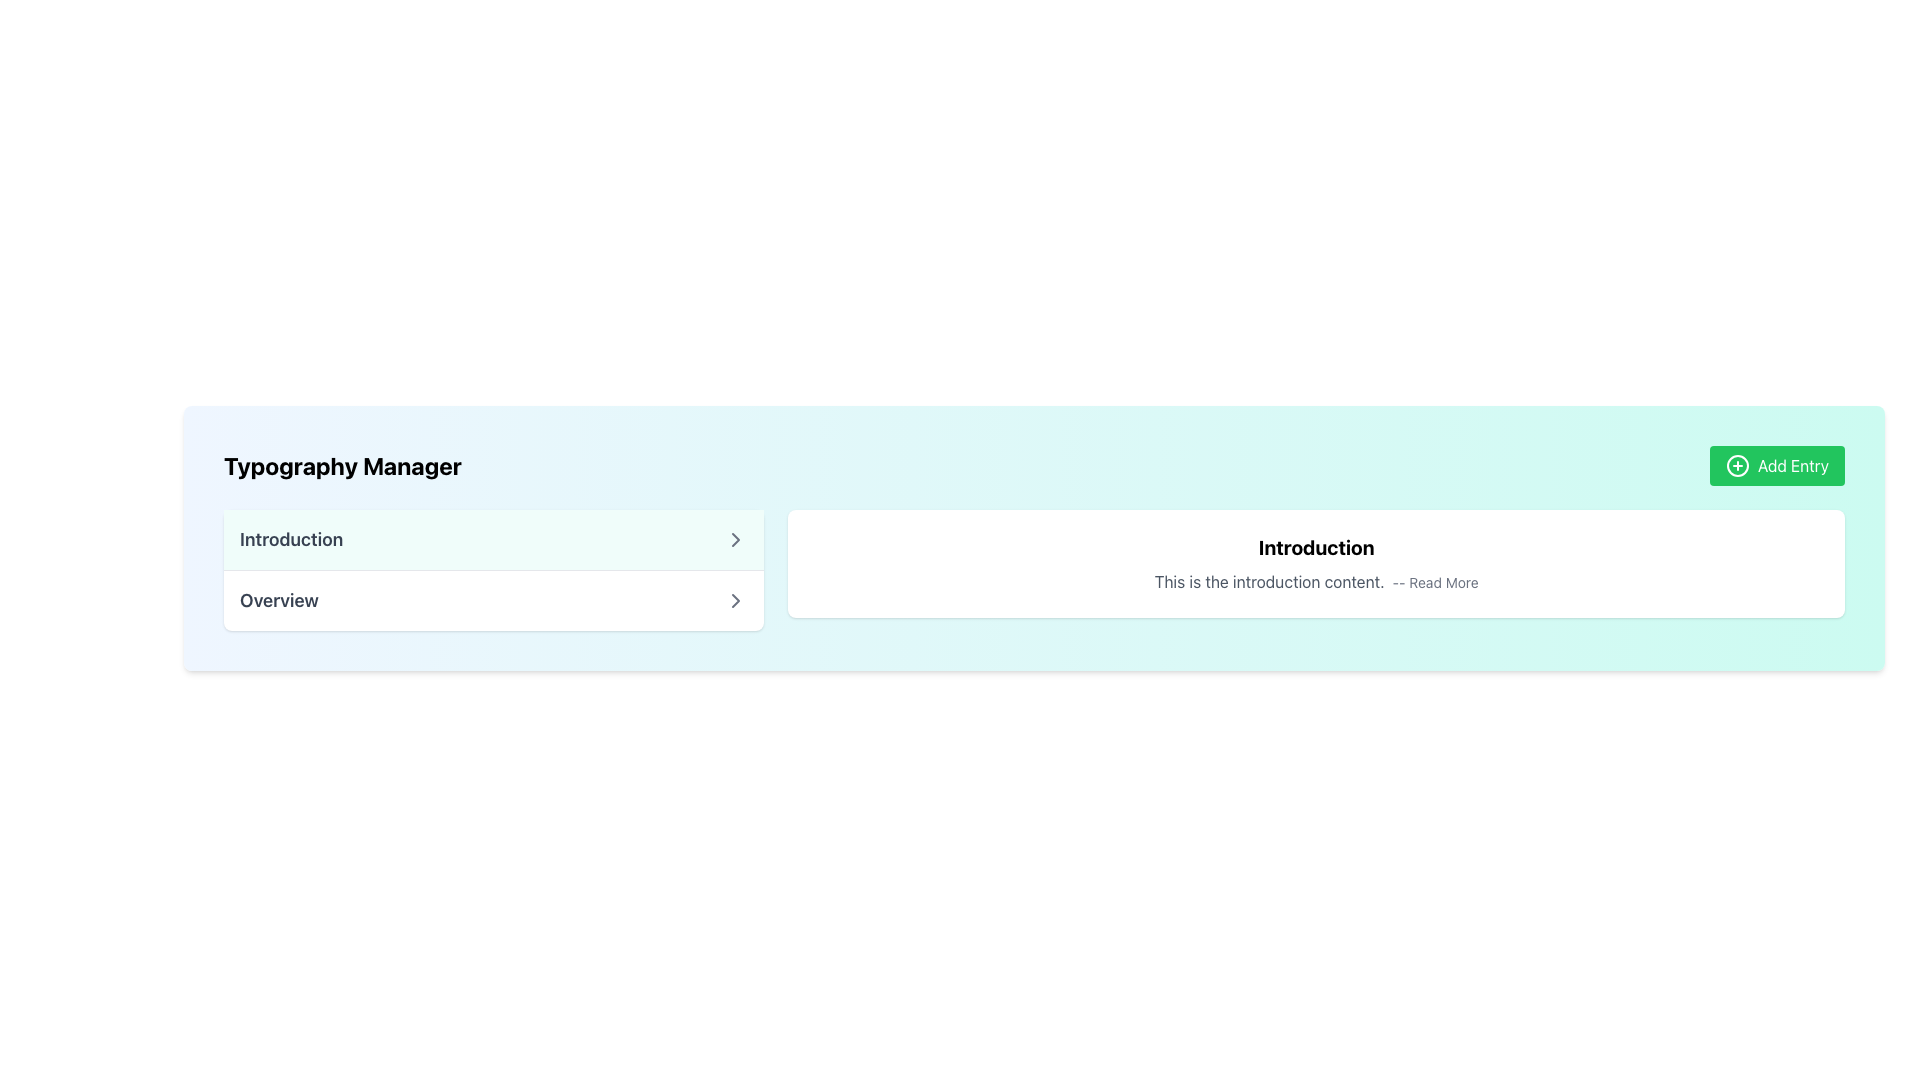 The width and height of the screenshot is (1920, 1080). What do you see at coordinates (735, 600) in the screenshot?
I see `the small gray chevron-right icon at the far-right end of the 'Overview' row` at bounding box center [735, 600].